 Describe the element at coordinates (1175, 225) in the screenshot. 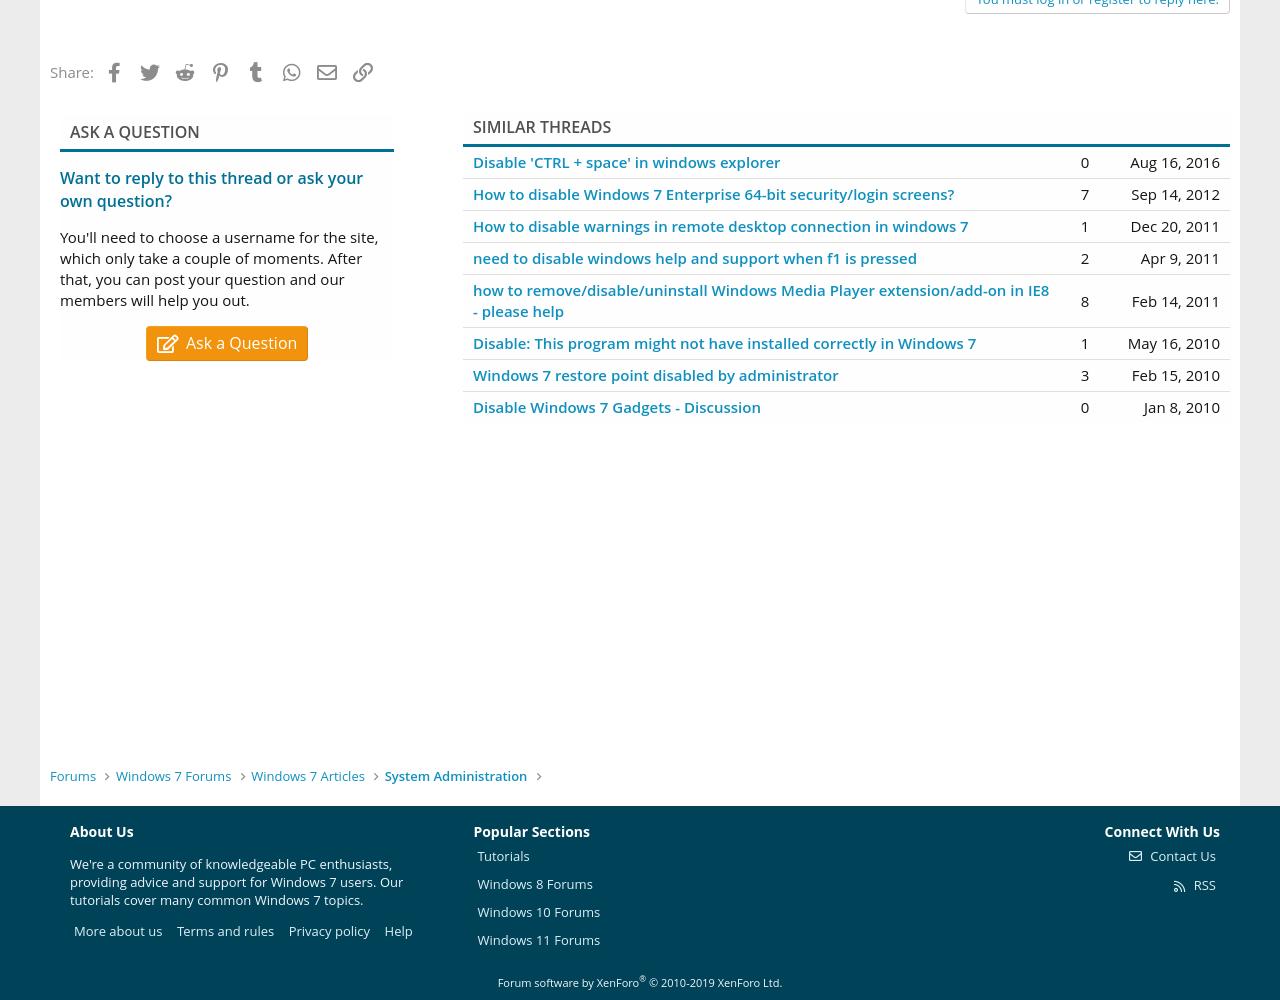

I see `'Dec 20, 2011'` at that location.